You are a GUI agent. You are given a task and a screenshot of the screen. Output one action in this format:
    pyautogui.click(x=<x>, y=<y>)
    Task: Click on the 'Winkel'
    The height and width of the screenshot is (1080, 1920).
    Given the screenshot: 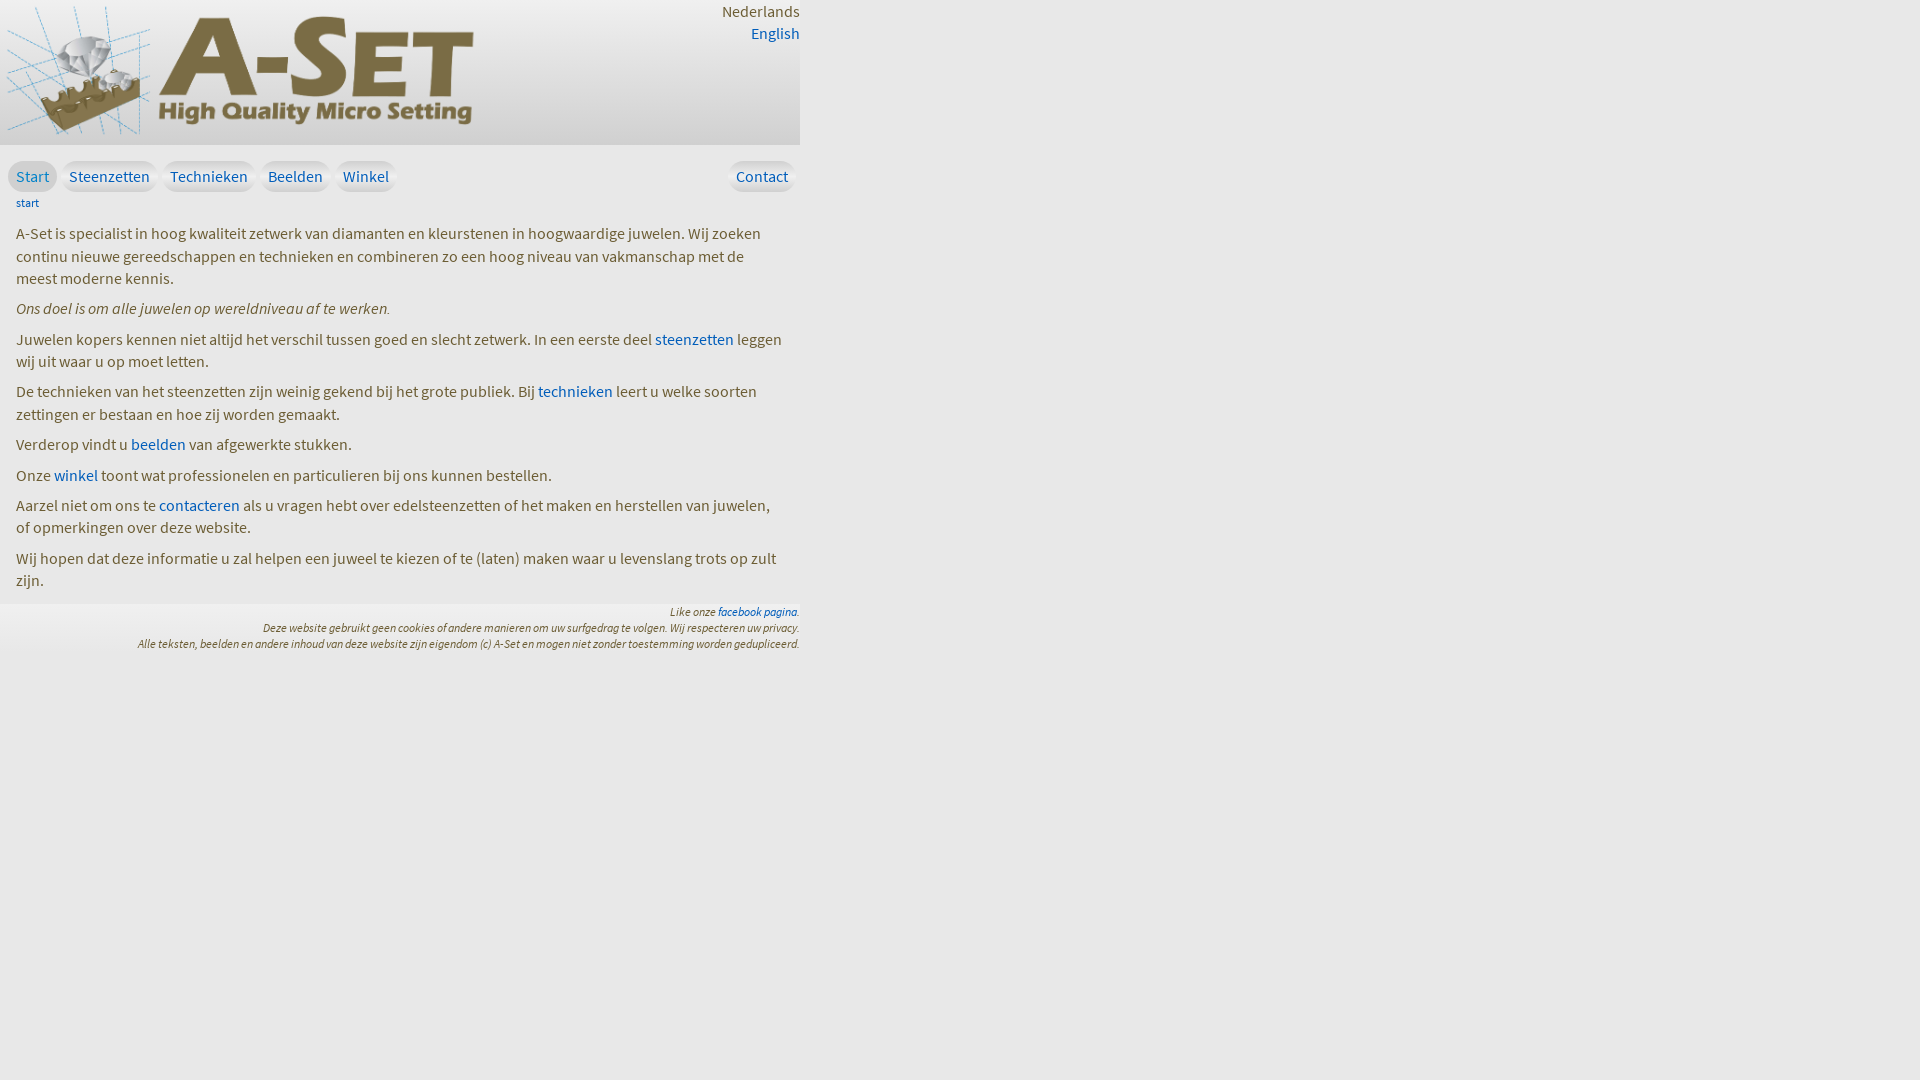 What is the action you would take?
    pyautogui.click(x=365, y=175)
    